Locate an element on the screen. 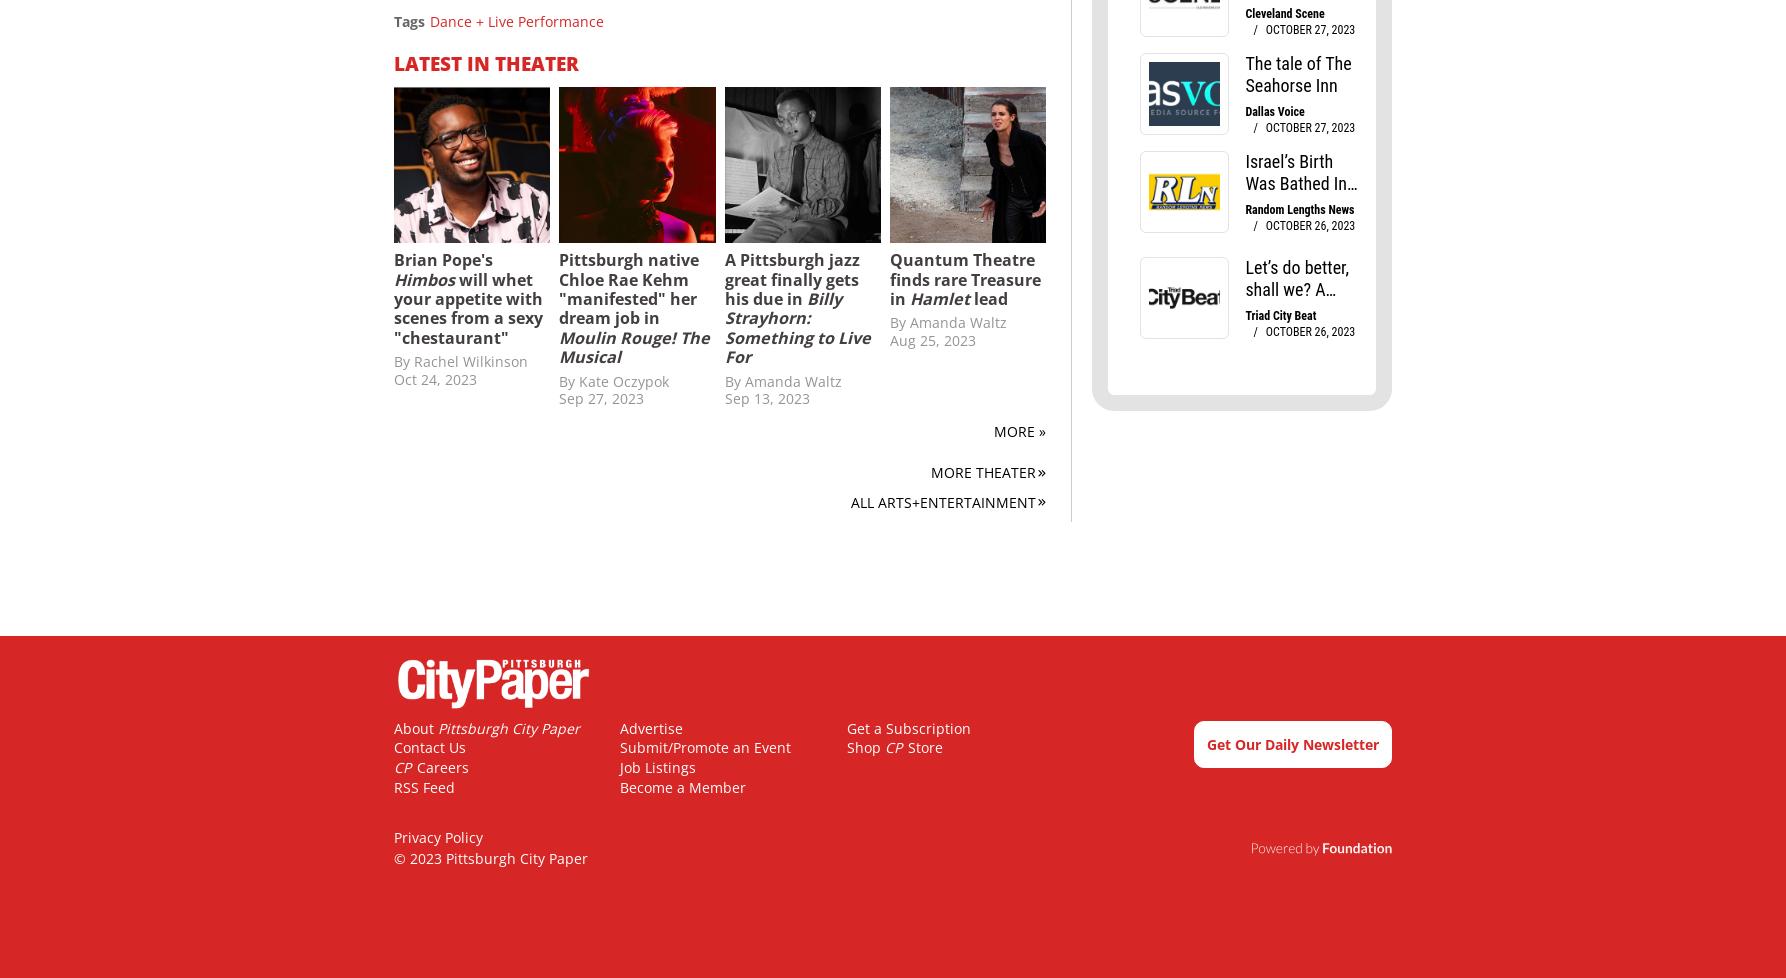 This screenshot has height=978, width=1786. 'By Kate Oczypok' is located at coordinates (558, 379).